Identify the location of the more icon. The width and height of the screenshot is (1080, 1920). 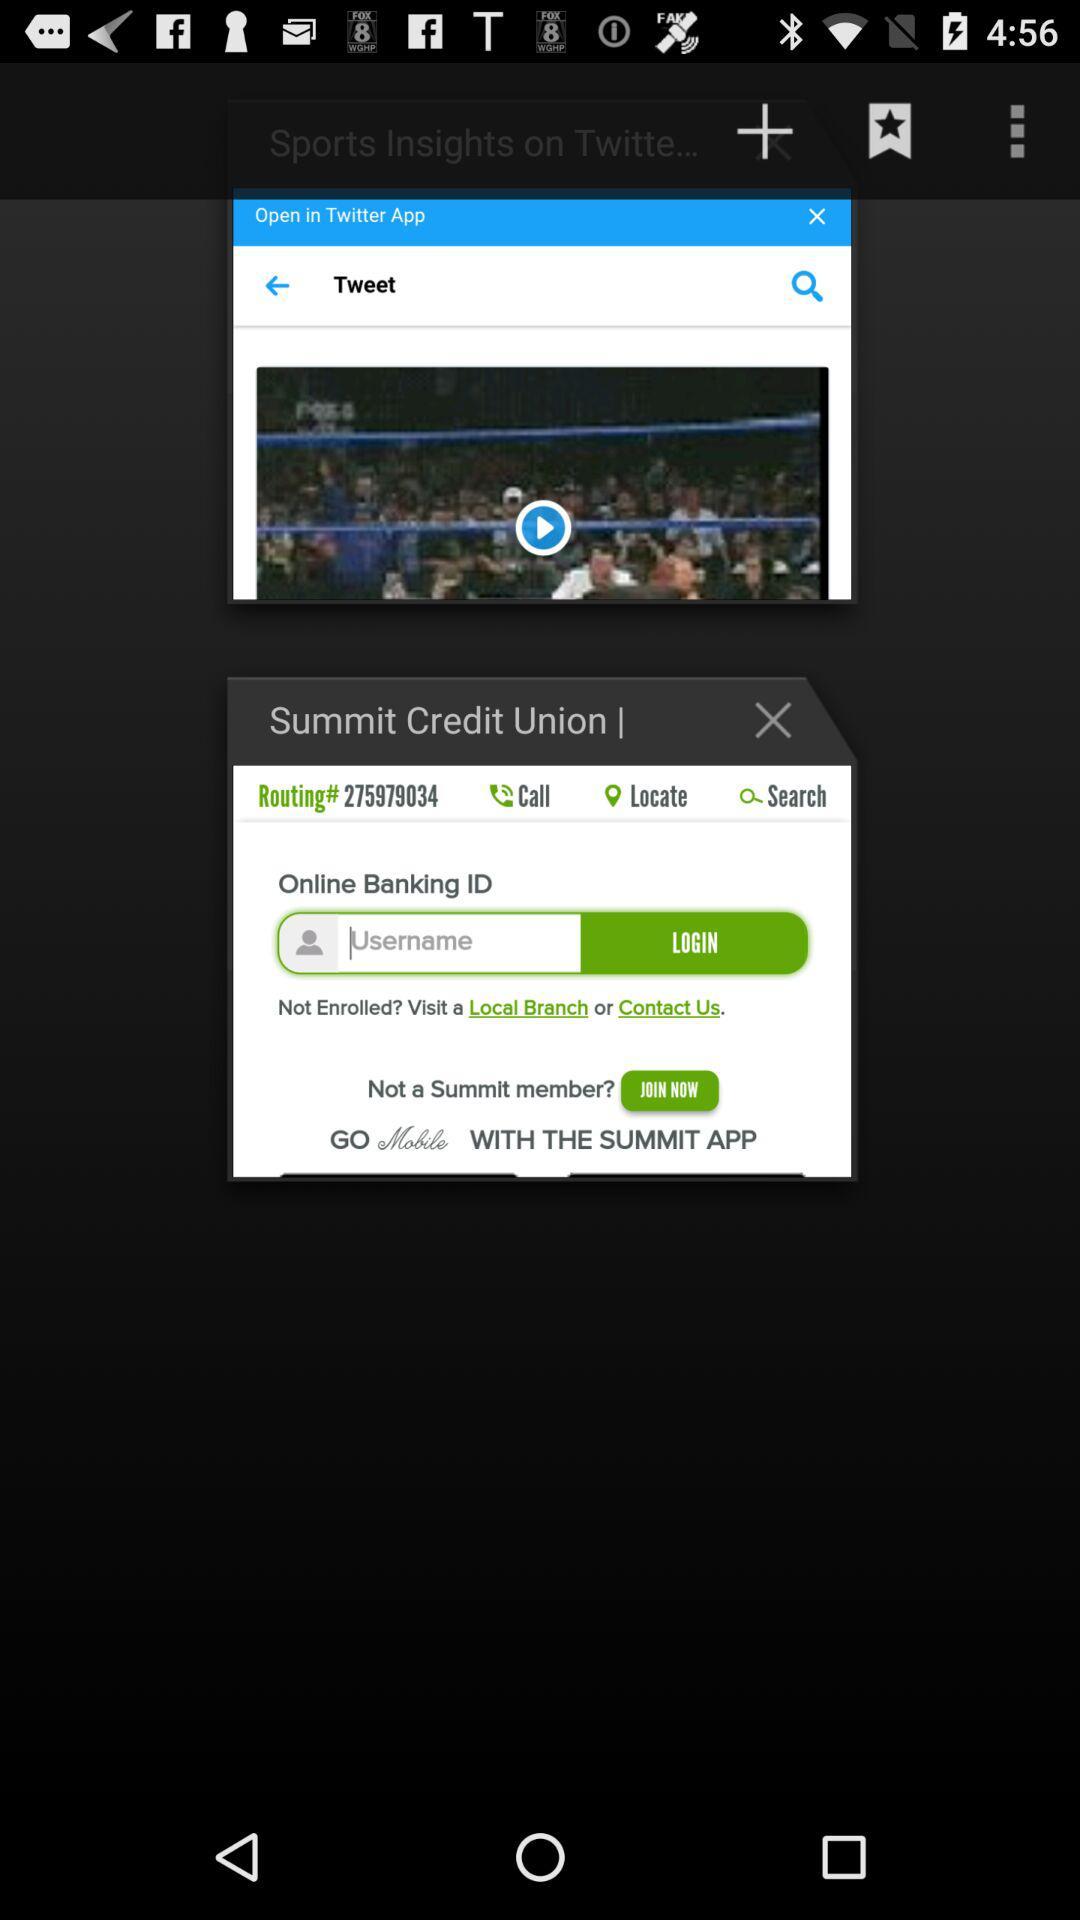
(1017, 139).